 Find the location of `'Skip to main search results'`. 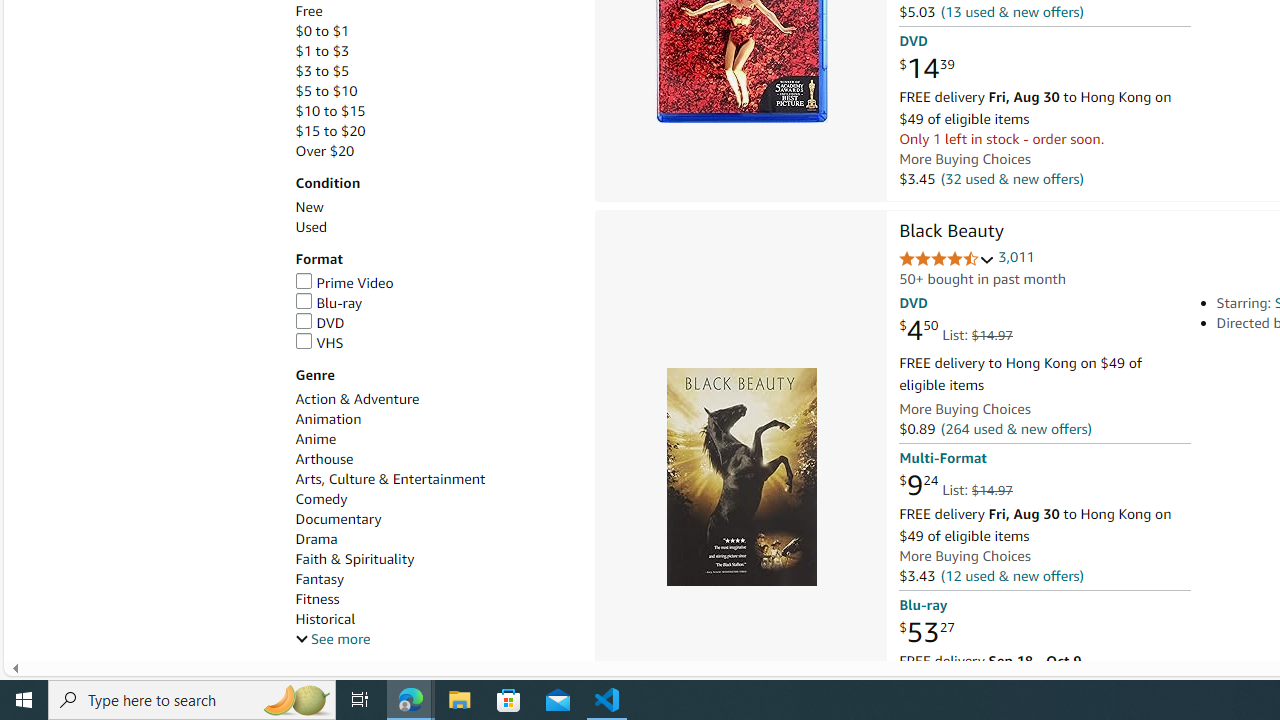

'Skip to main search results' is located at coordinates (87, 651).